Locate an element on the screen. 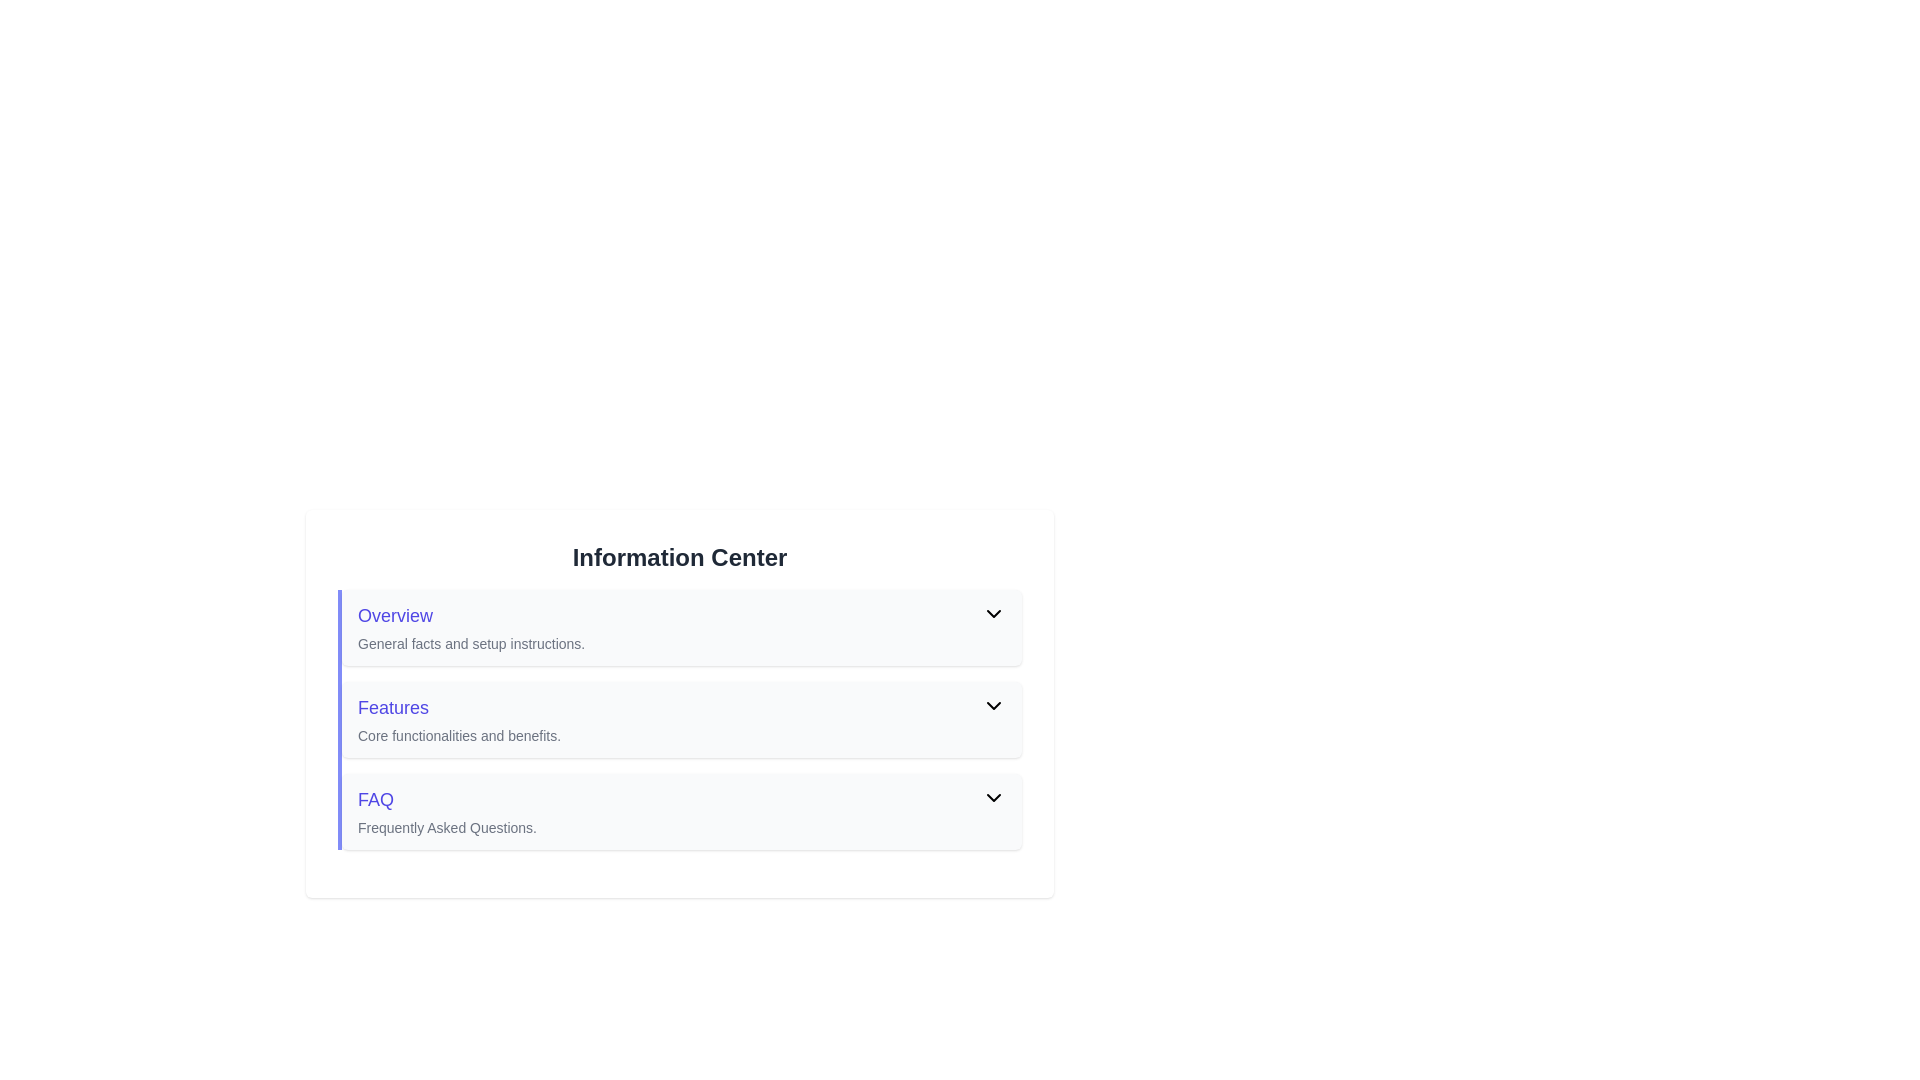 The width and height of the screenshot is (1920, 1080). the Dropdown toggle icon located to the far right of the 'Overview' section header in the 'Information Center' panel is located at coordinates (993, 612).